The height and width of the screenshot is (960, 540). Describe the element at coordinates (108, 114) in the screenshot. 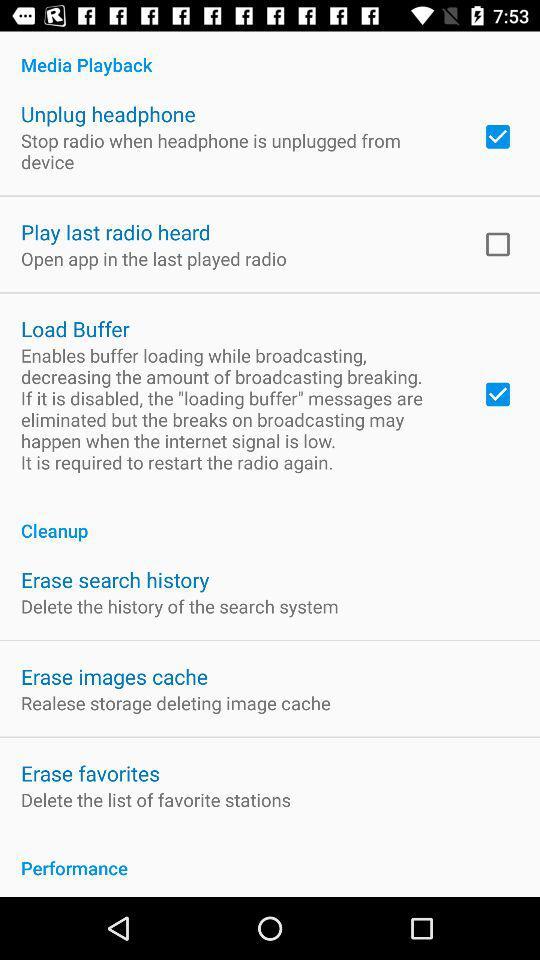

I see `the unplug headphone item` at that location.